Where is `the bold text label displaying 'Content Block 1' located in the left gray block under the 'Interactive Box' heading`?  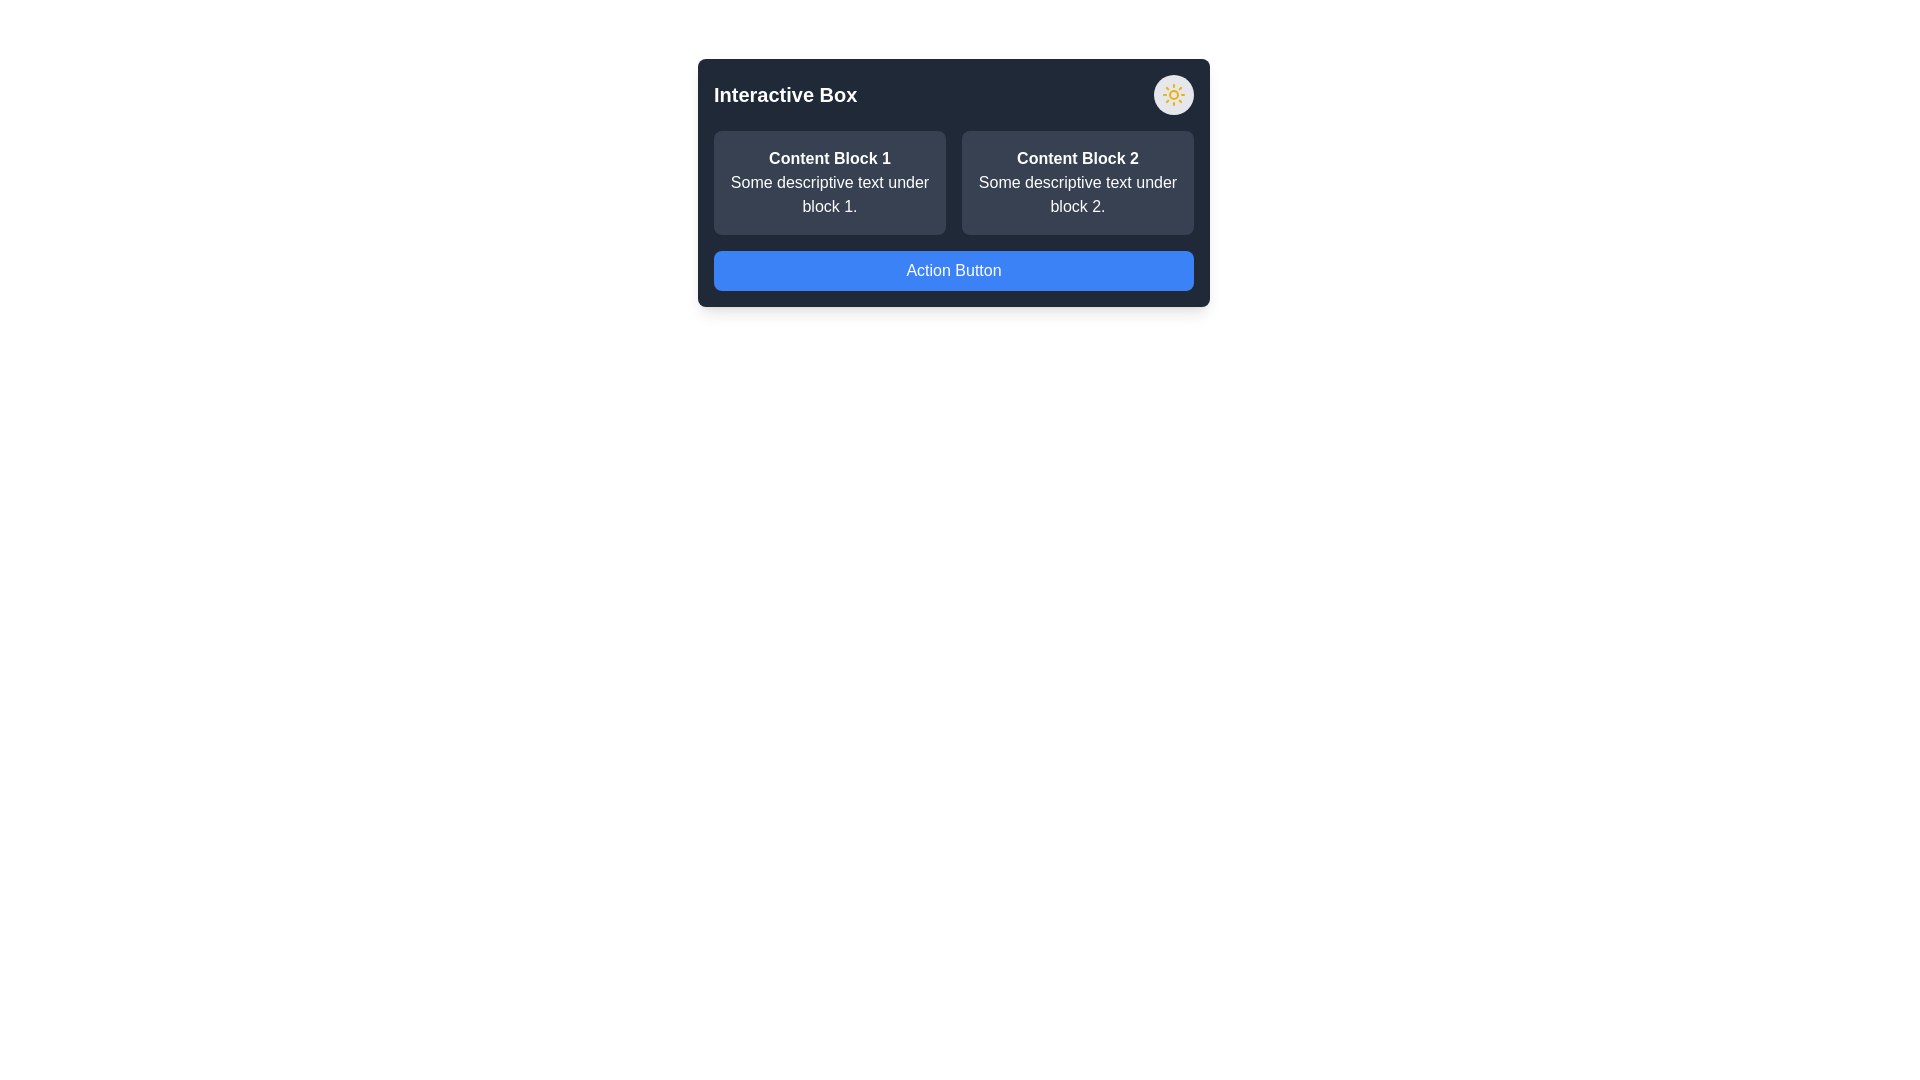 the bold text label displaying 'Content Block 1' located in the left gray block under the 'Interactive Box' heading is located at coordinates (830, 157).